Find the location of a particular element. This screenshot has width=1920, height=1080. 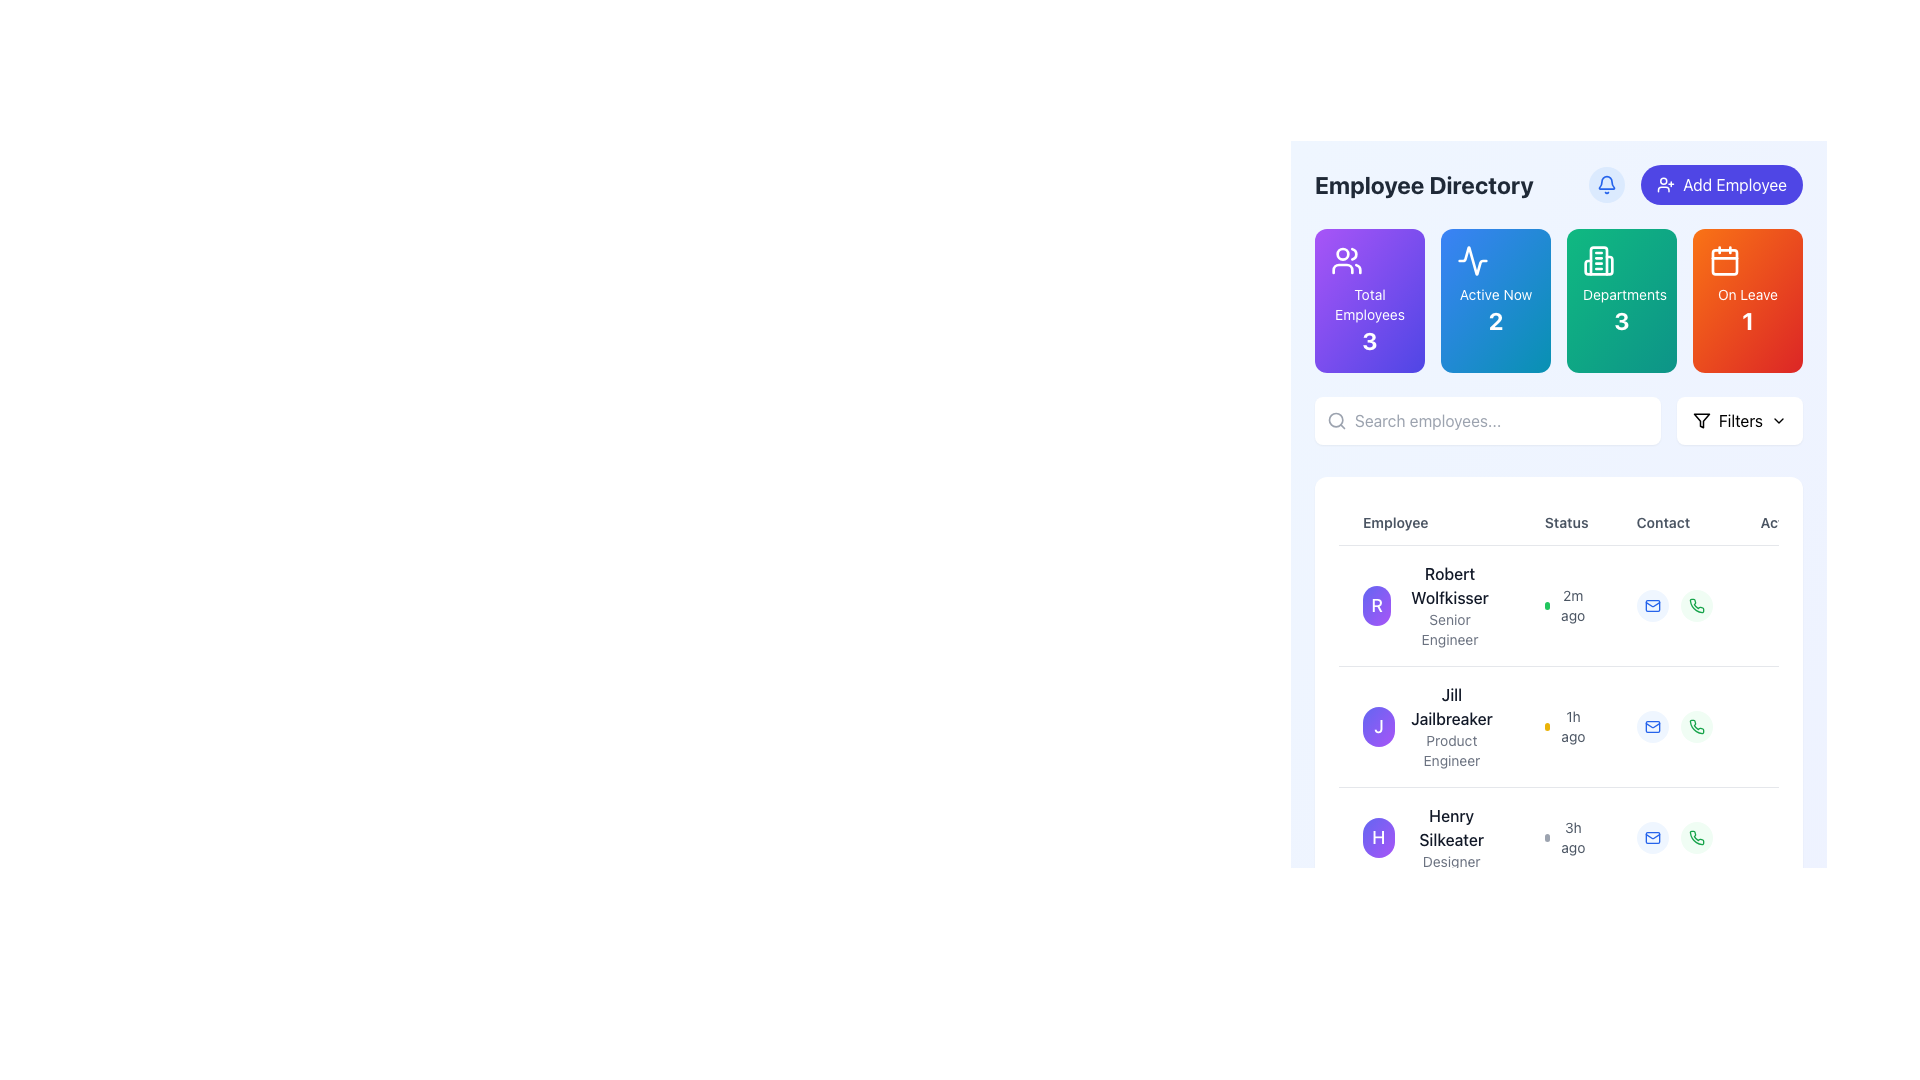

the small circular button with a light blue background and envelope icon to initiate an email to the employee 'Robert Wolfkisser' is located at coordinates (1652, 604).